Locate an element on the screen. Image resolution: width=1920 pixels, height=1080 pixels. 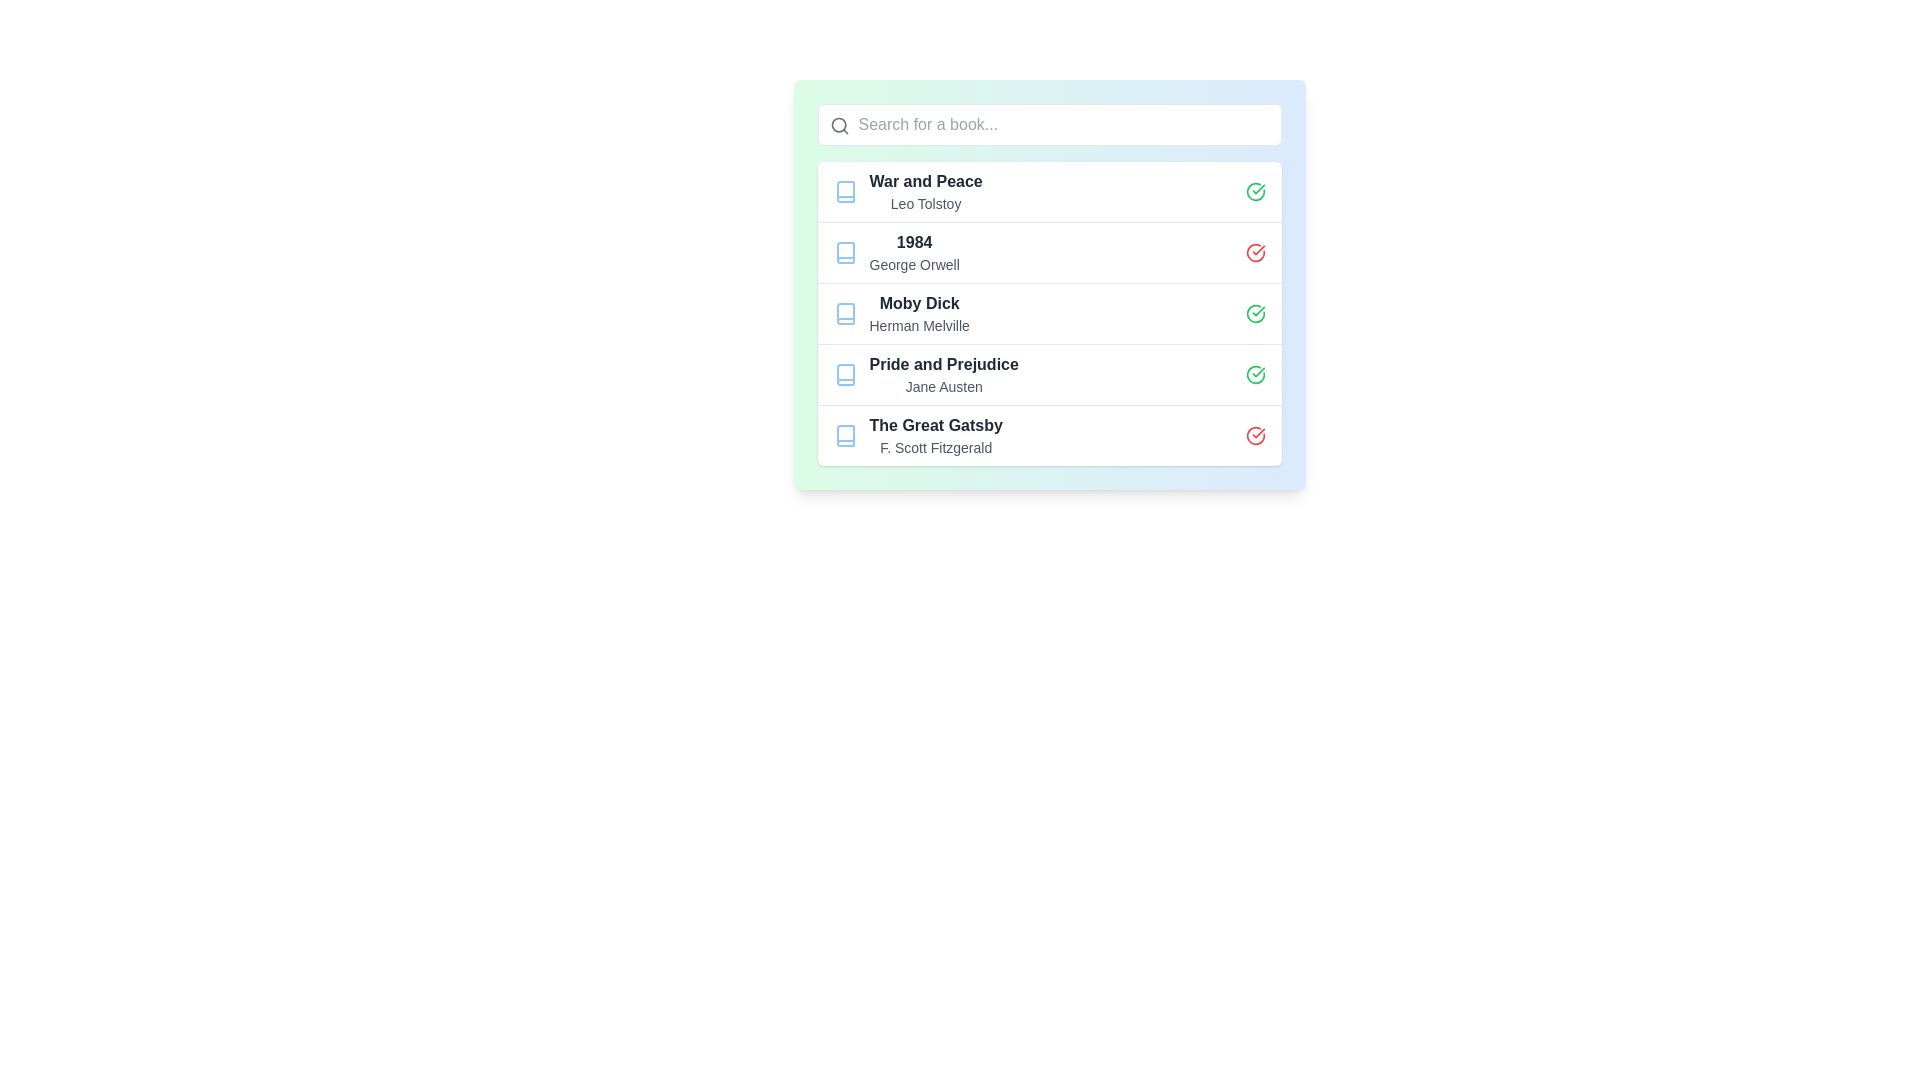
the bold text label 'Moby Dick' is located at coordinates (918, 304).